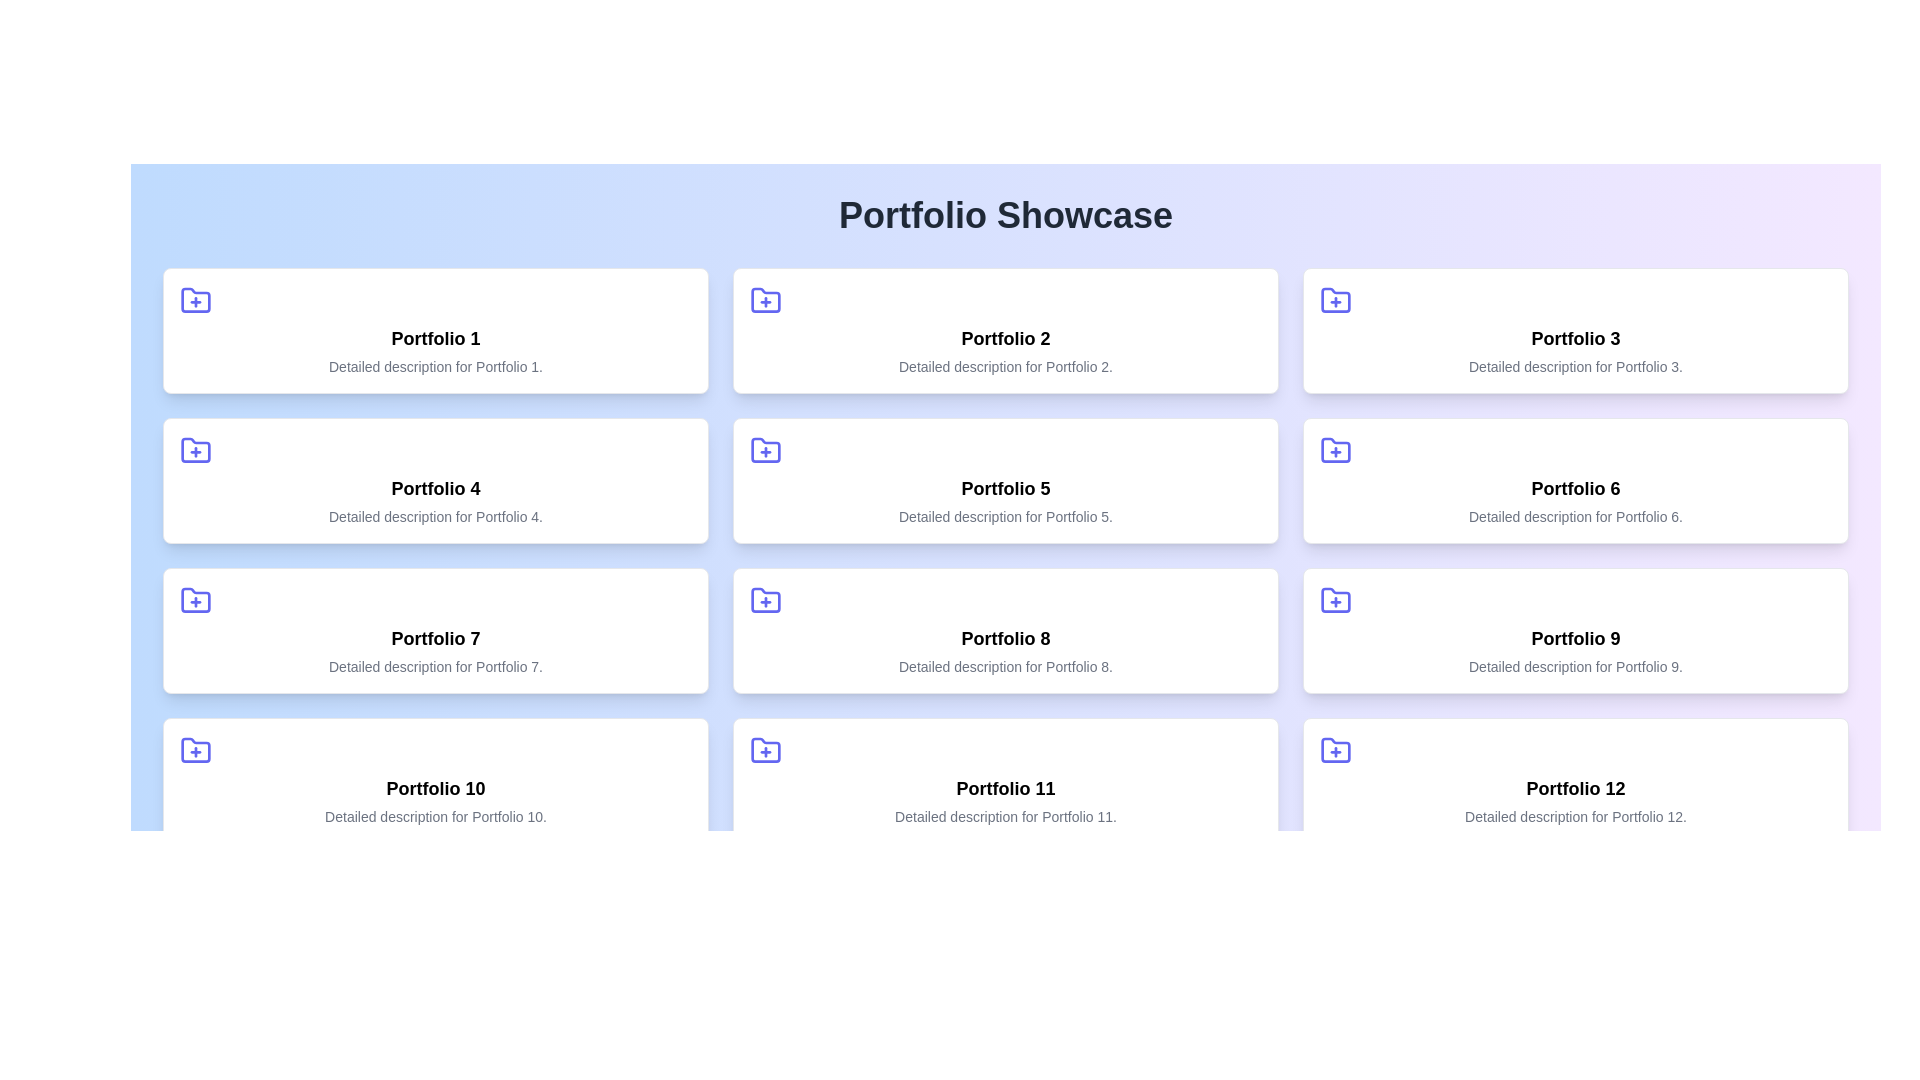  What do you see at coordinates (196, 451) in the screenshot?
I see `the interactive button icon for adding a new folder related to 'Portfolio 4', located at the top-left corner of the 'Portfolio 4' card` at bounding box center [196, 451].